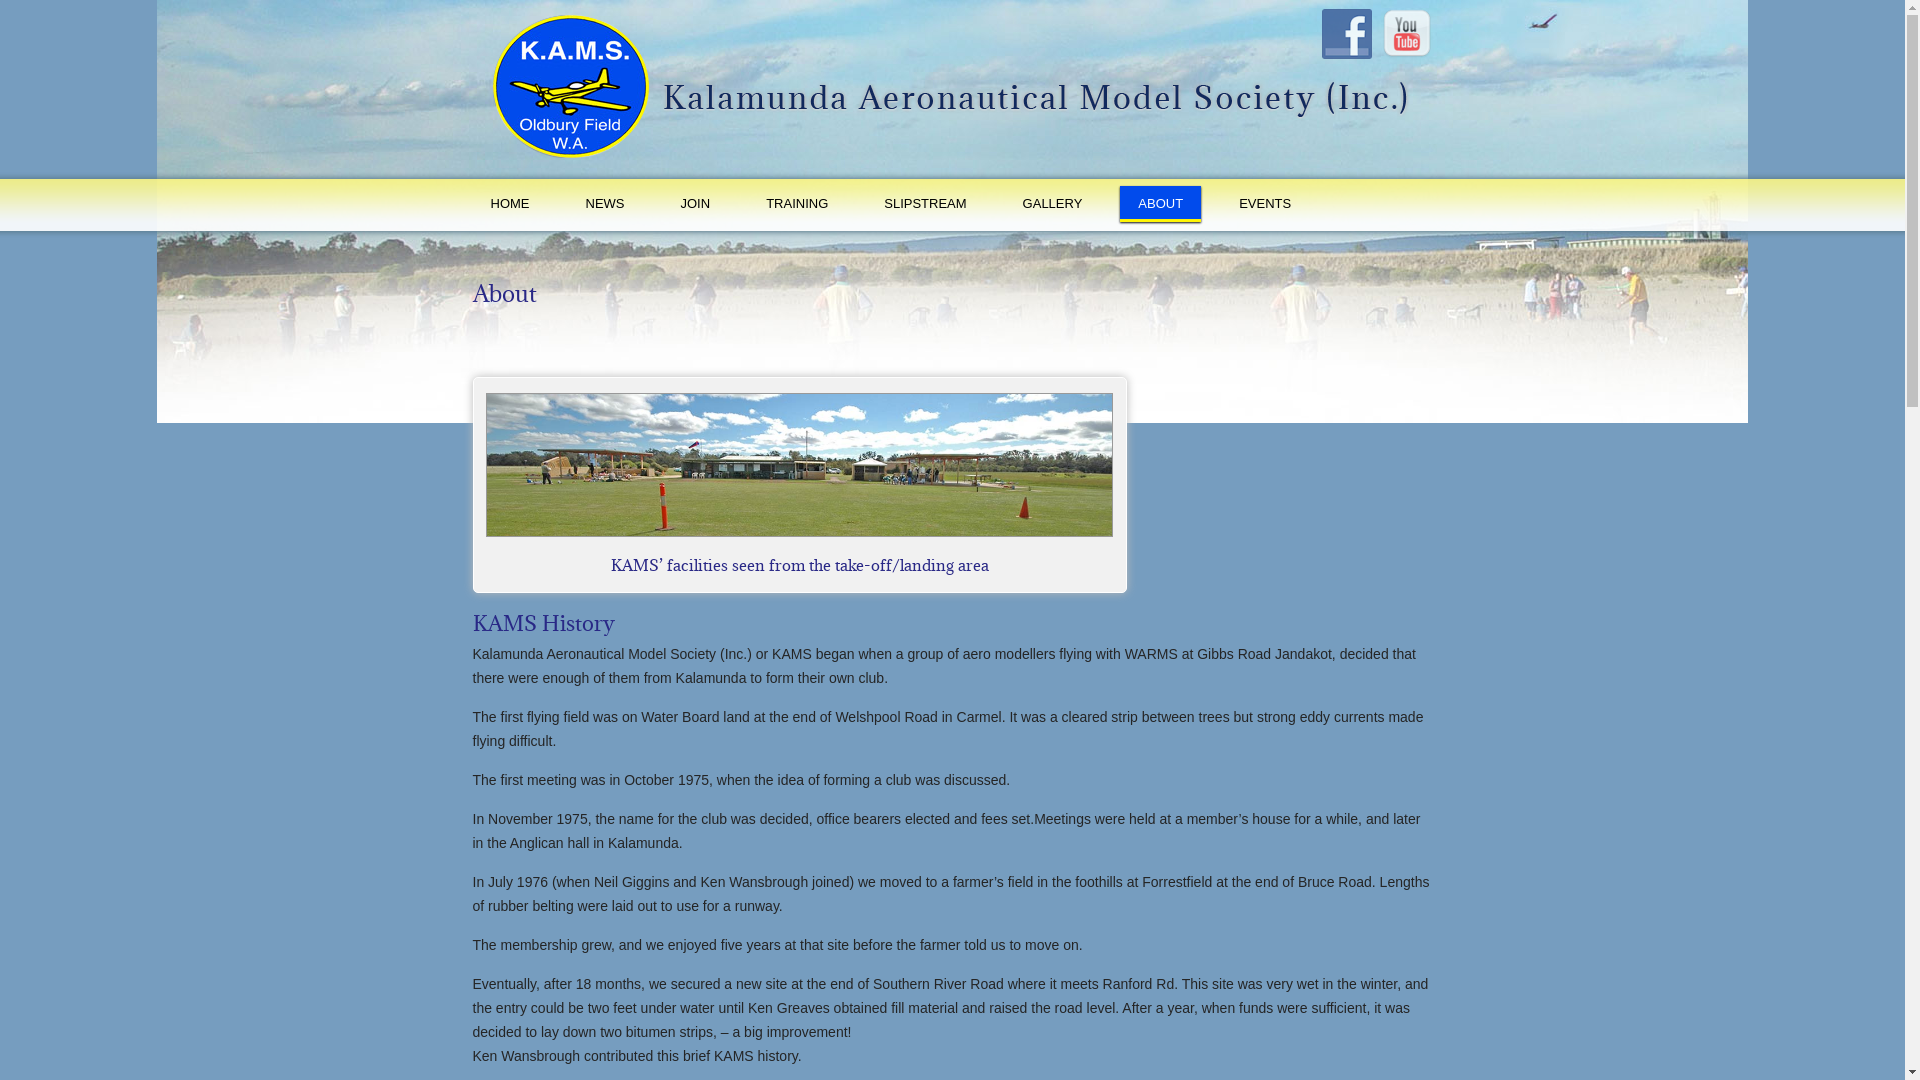  What do you see at coordinates (1118, 204) in the screenshot?
I see `'ABOUT'` at bounding box center [1118, 204].